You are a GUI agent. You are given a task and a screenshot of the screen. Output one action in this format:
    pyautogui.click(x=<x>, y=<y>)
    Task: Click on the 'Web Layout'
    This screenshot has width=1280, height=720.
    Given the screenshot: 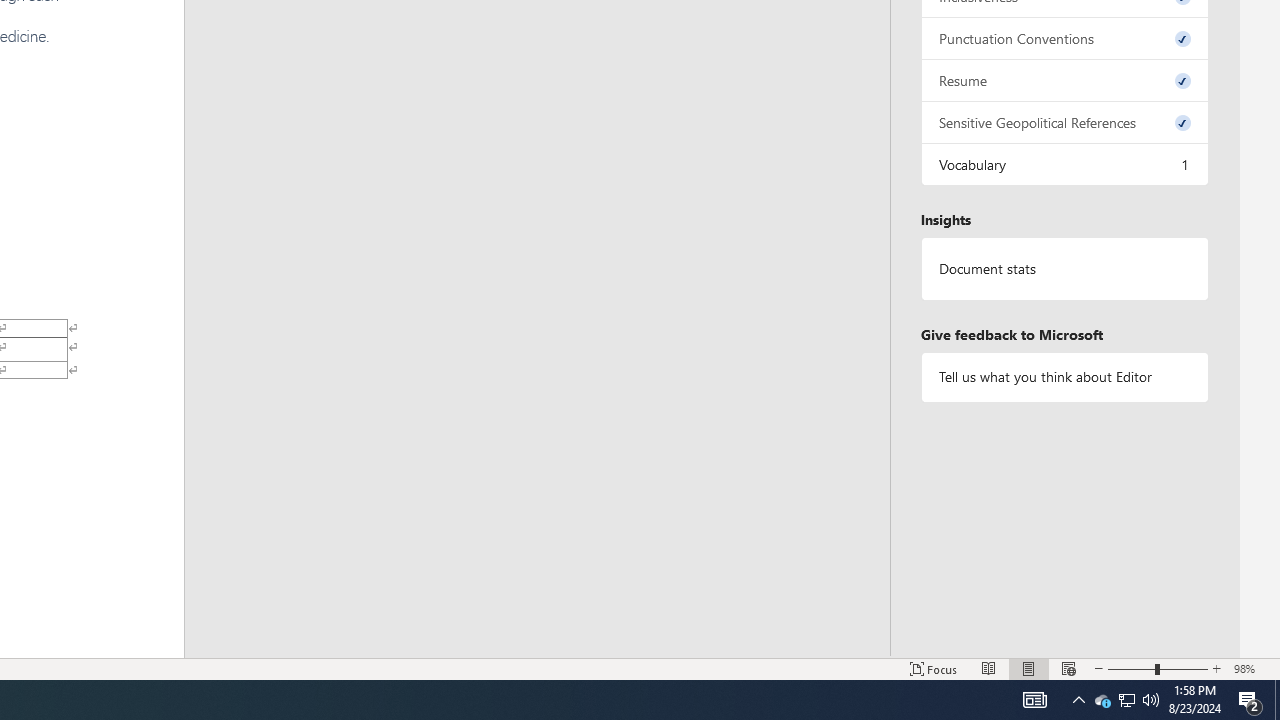 What is the action you would take?
    pyautogui.click(x=1068, y=669)
    